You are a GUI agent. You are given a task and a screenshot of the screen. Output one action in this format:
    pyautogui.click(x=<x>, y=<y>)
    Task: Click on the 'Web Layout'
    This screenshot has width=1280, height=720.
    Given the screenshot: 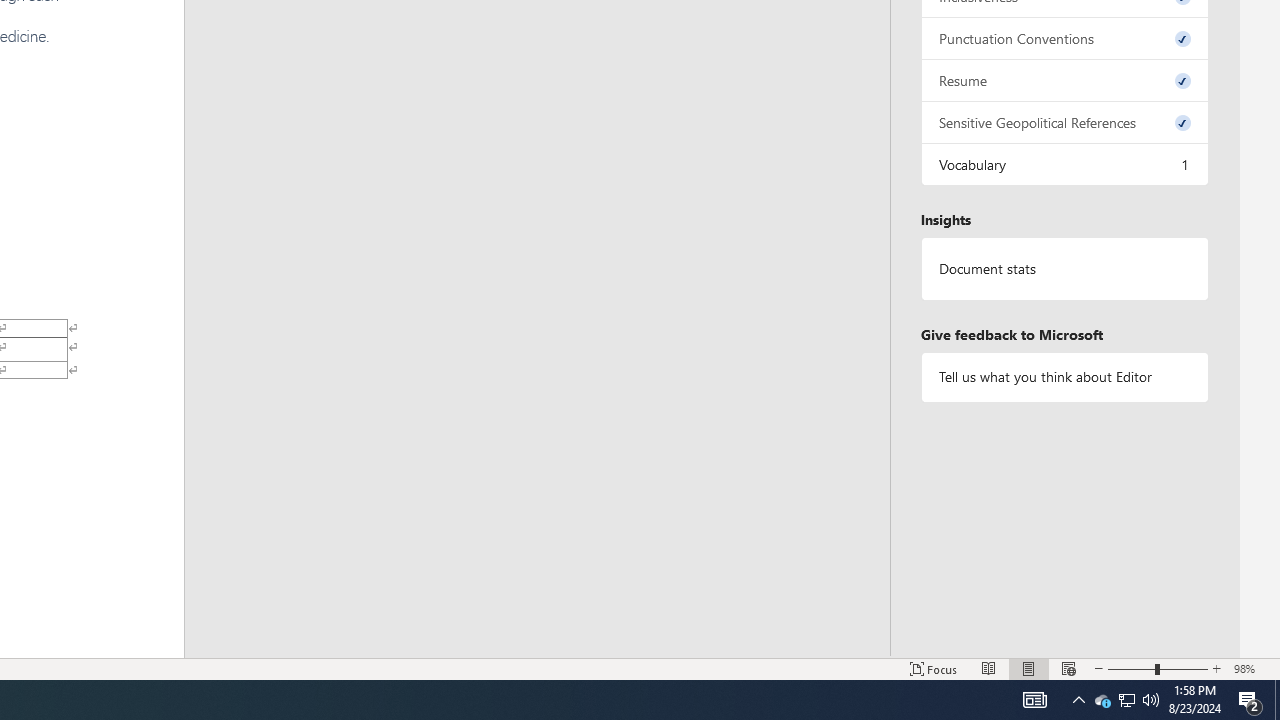 What is the action you would take?
    pyautogui.click(x=1068, y=669)
    